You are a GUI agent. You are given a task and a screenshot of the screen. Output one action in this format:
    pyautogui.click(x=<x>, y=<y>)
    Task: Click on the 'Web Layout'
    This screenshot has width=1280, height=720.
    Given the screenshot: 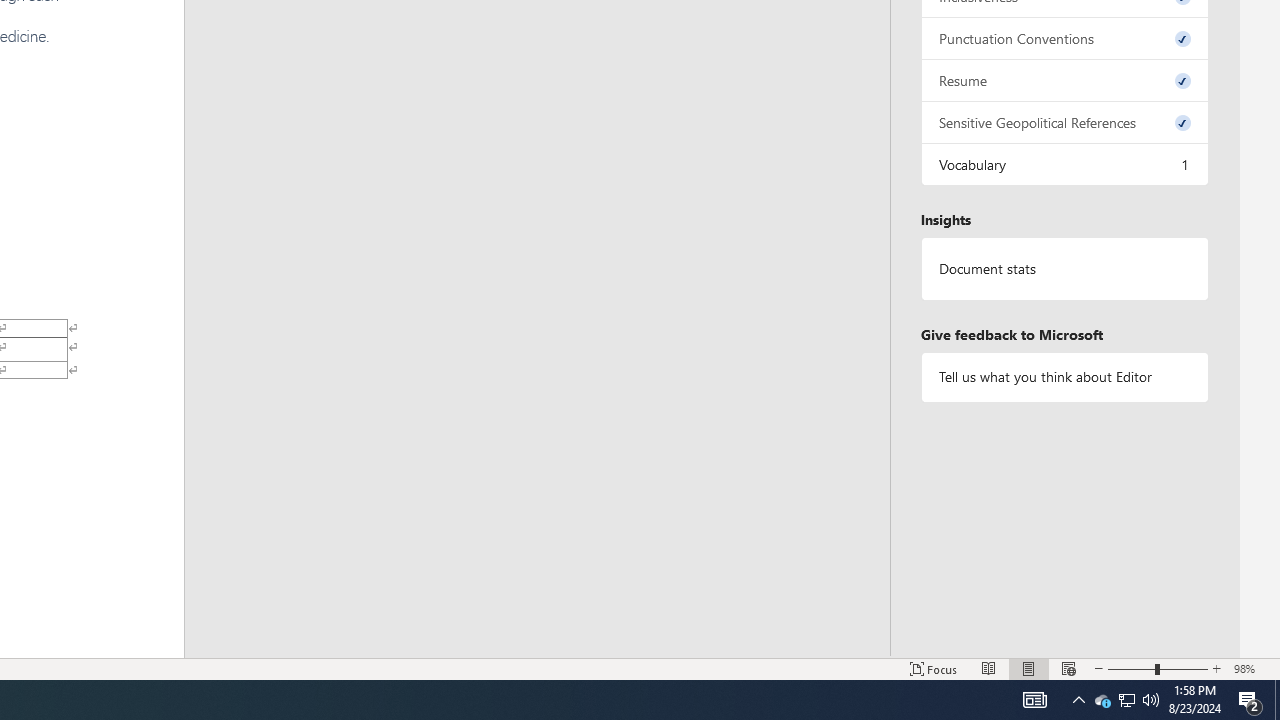 What is the action you would take?
    pyautogui.click(x=1068, y=669)
    